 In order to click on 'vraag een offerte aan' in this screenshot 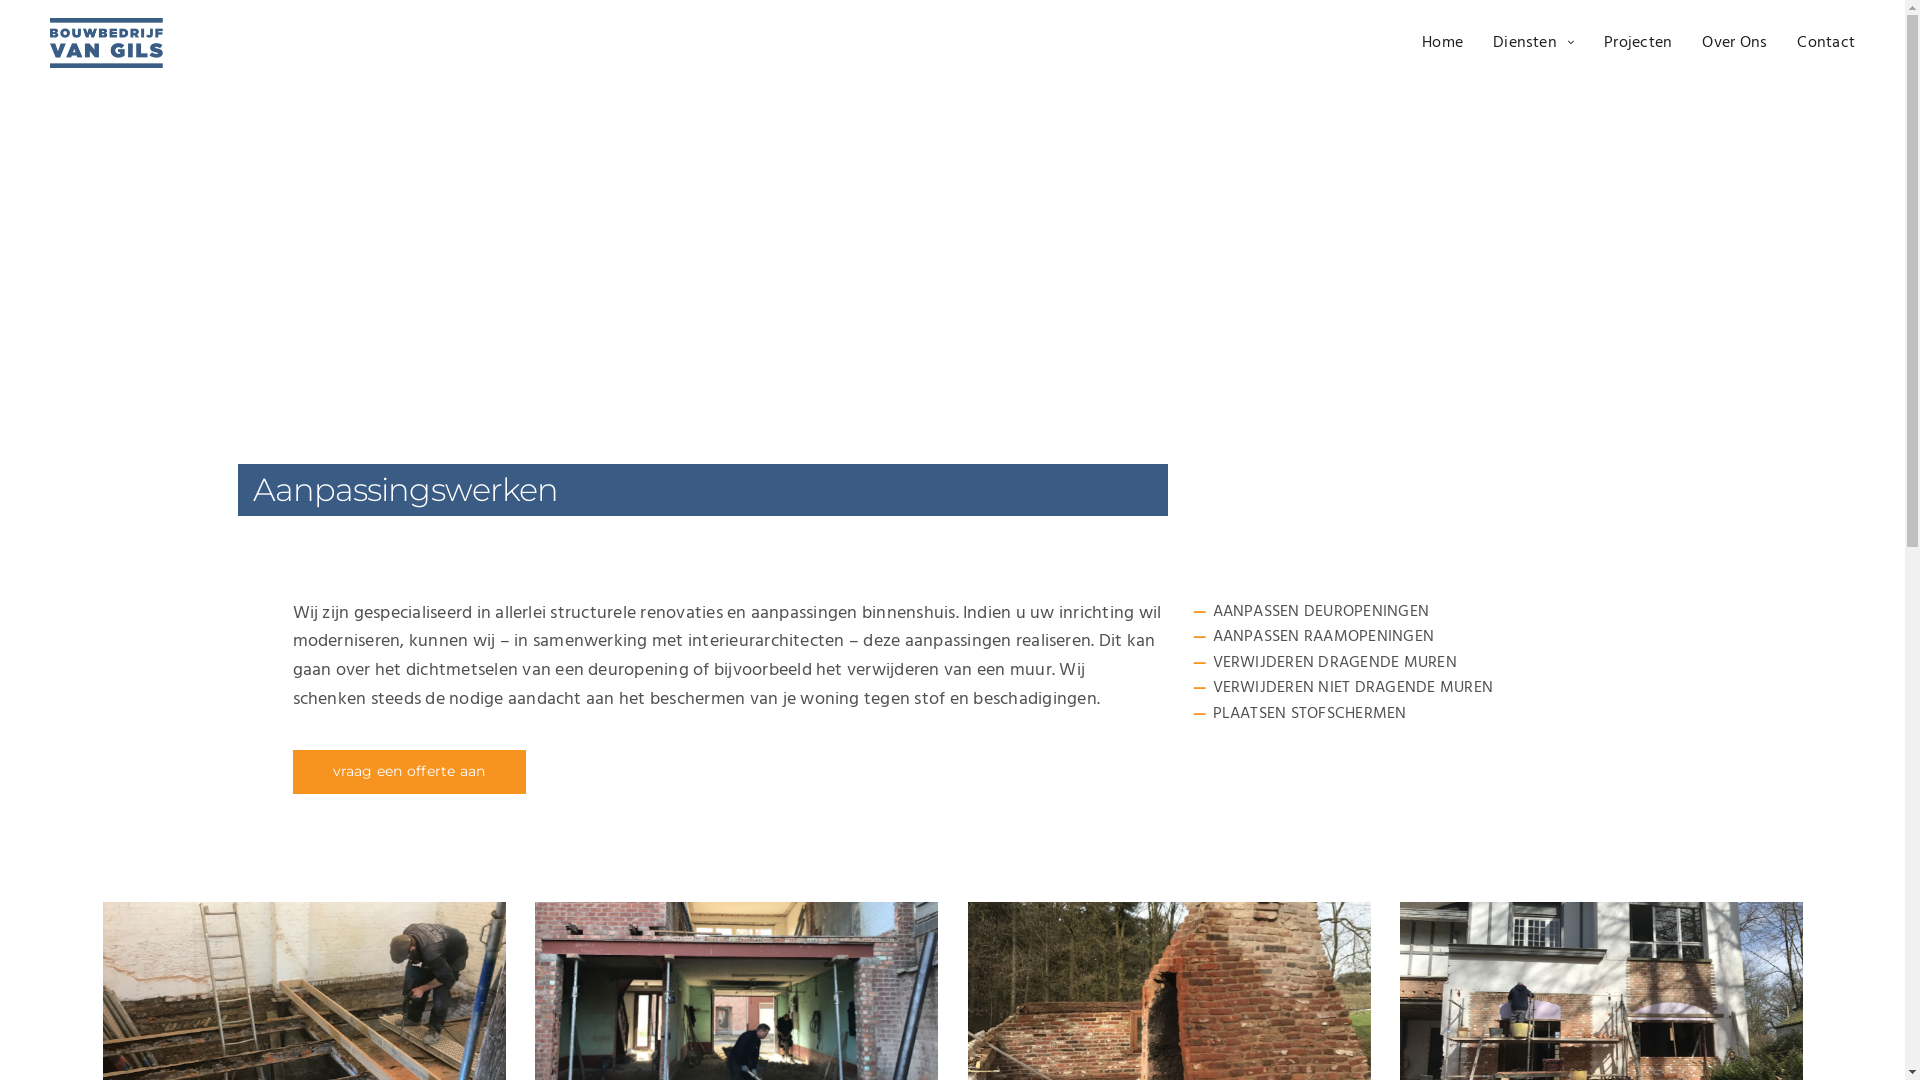, I will do `click(407, 770)`.